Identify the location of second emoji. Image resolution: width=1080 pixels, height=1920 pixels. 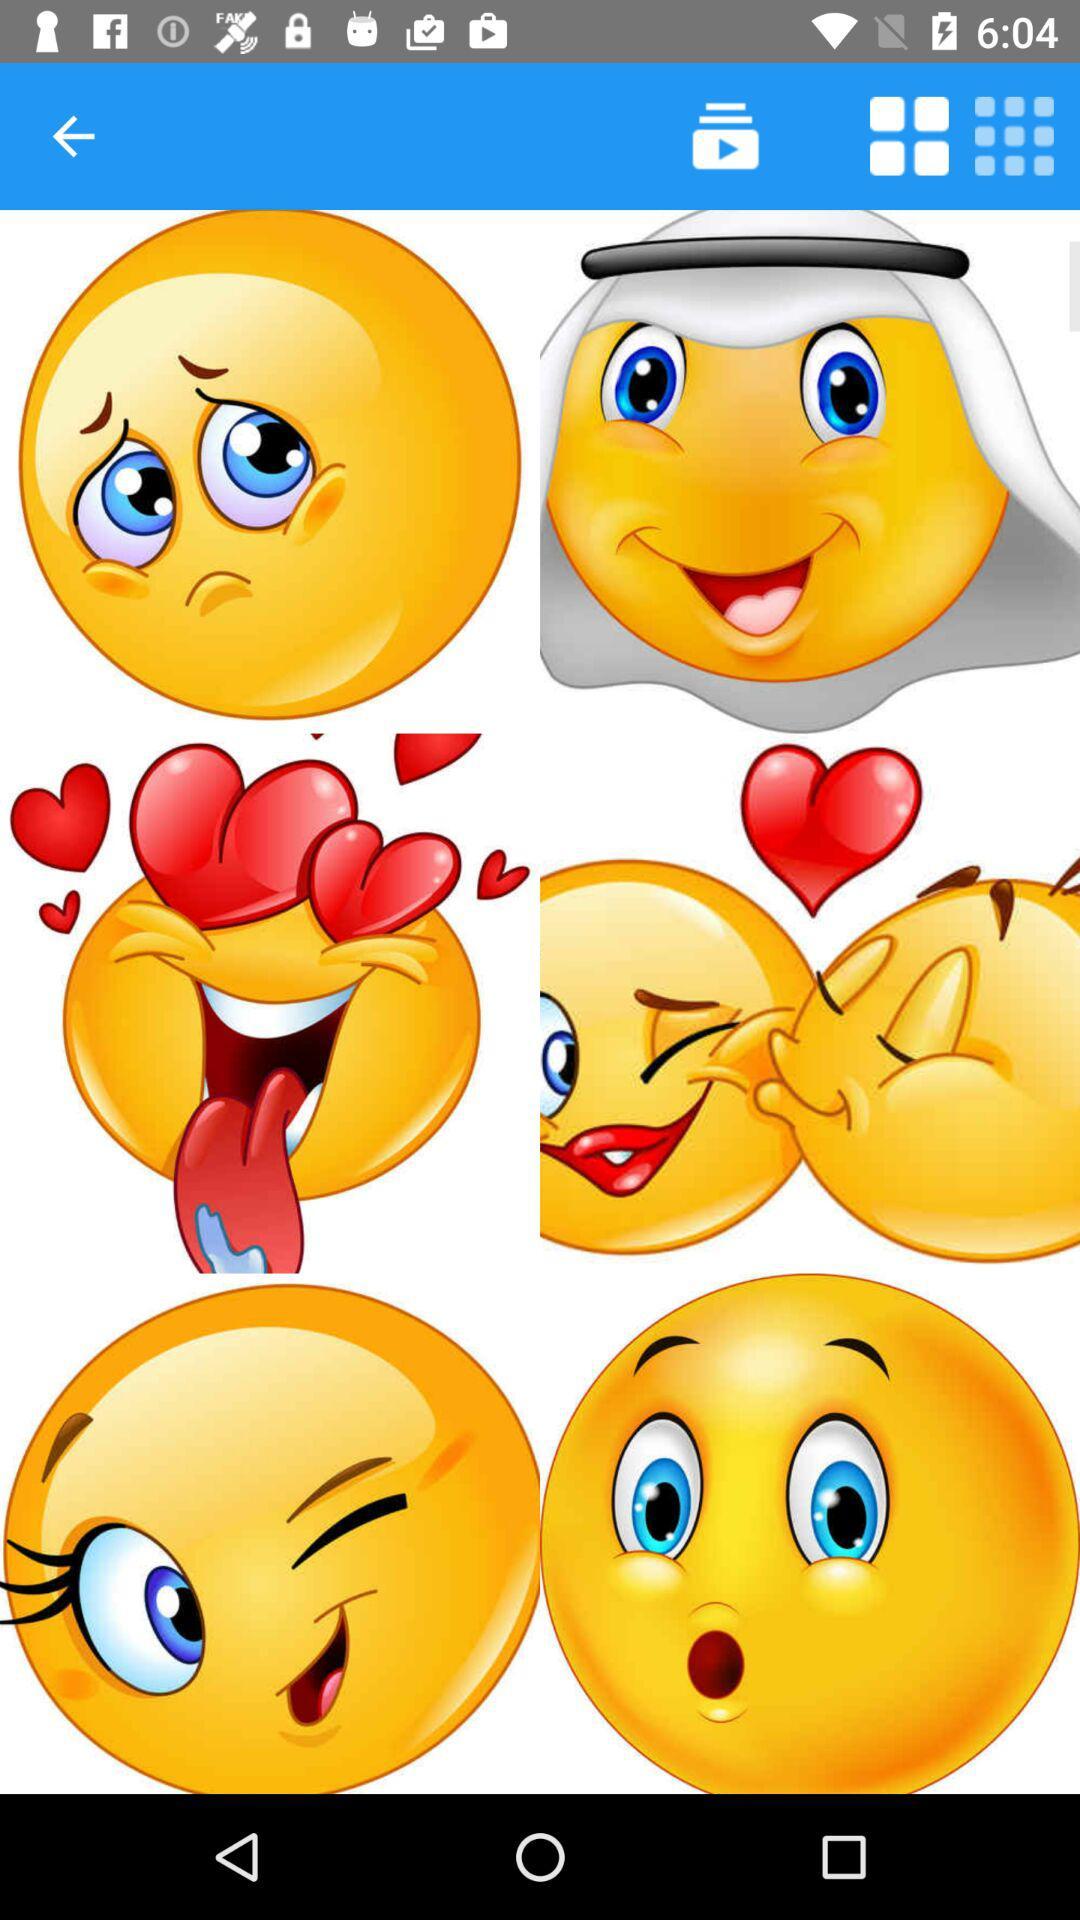
(810, 470).